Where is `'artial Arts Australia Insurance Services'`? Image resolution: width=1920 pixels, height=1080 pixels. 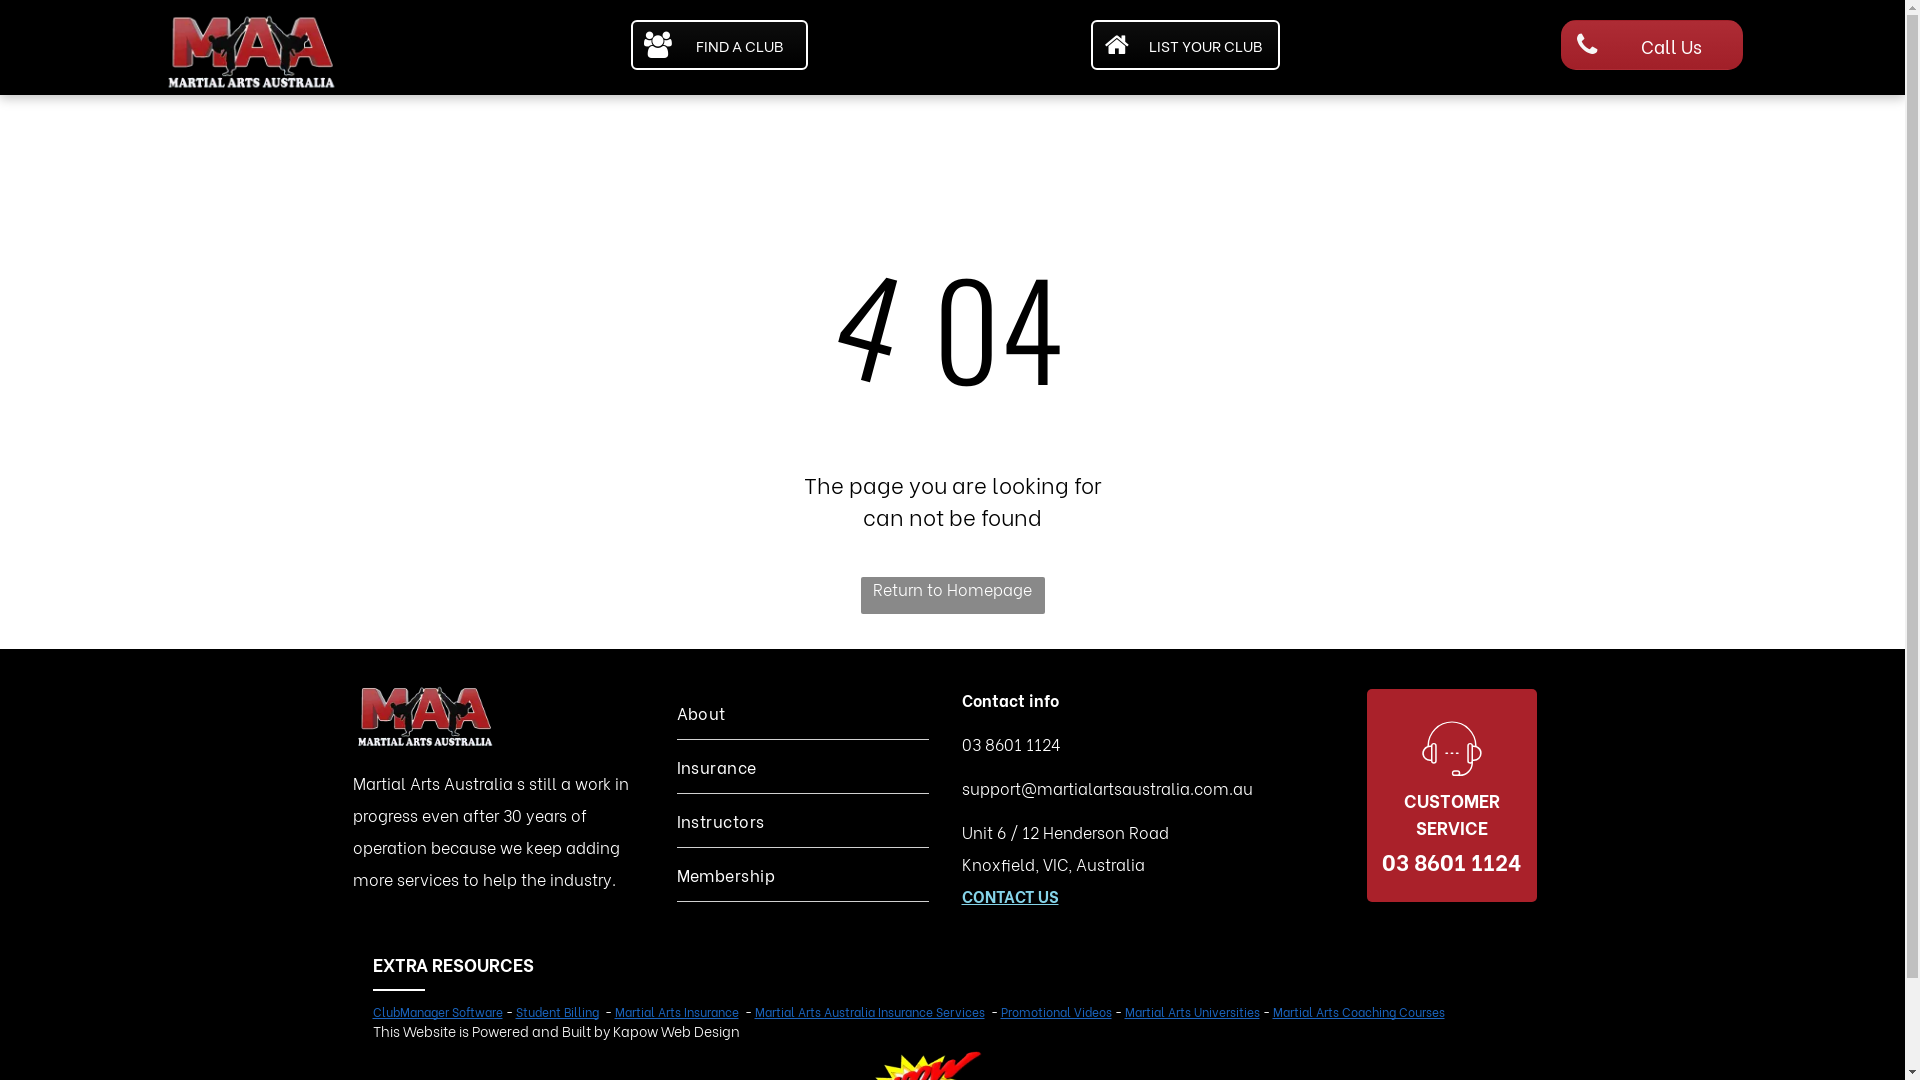 'artial Arts Australia Insurance Services' is located at coordinates (873, 1011).